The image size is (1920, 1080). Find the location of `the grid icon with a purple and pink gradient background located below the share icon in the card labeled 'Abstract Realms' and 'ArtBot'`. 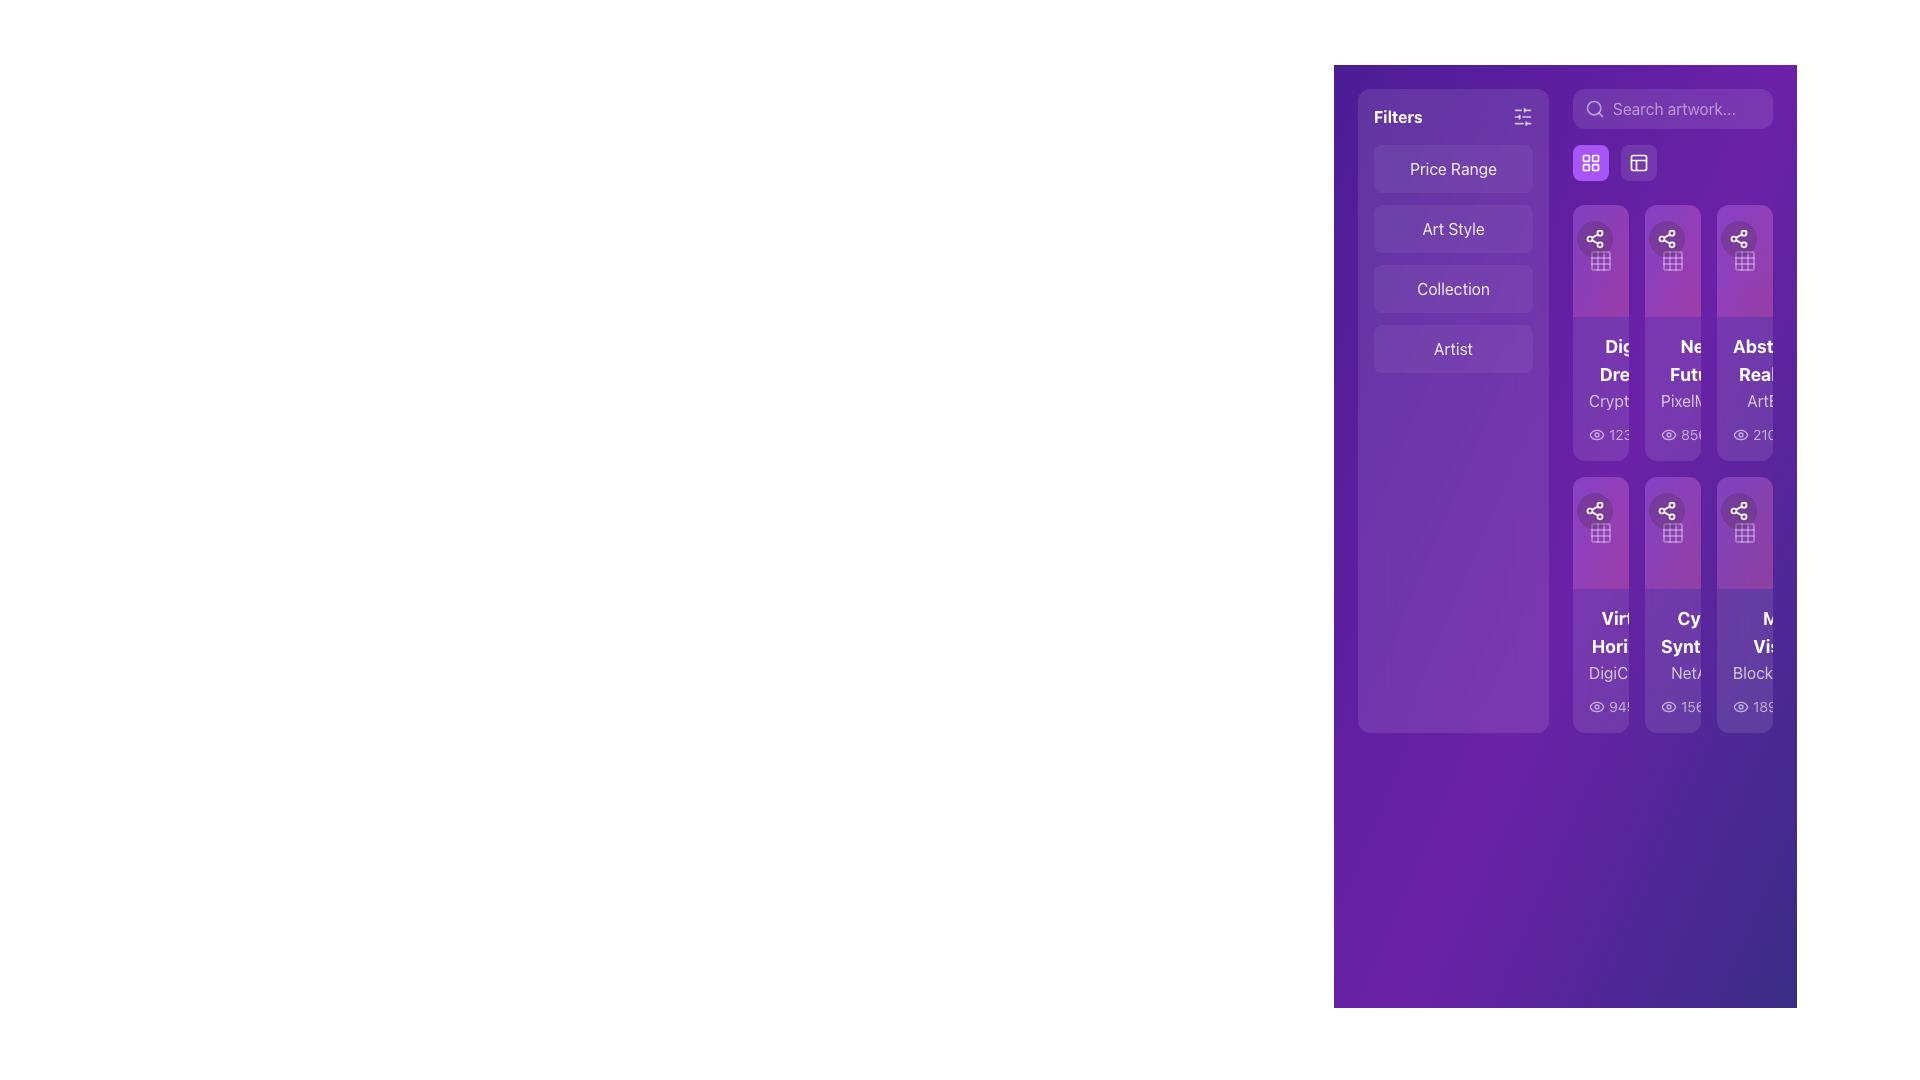

the grid icon with a purple and pink gradient background located below the share icon in the card labeled 'Abstract Realms' and 'ArtBot' is located at coordinates (1744, 260).